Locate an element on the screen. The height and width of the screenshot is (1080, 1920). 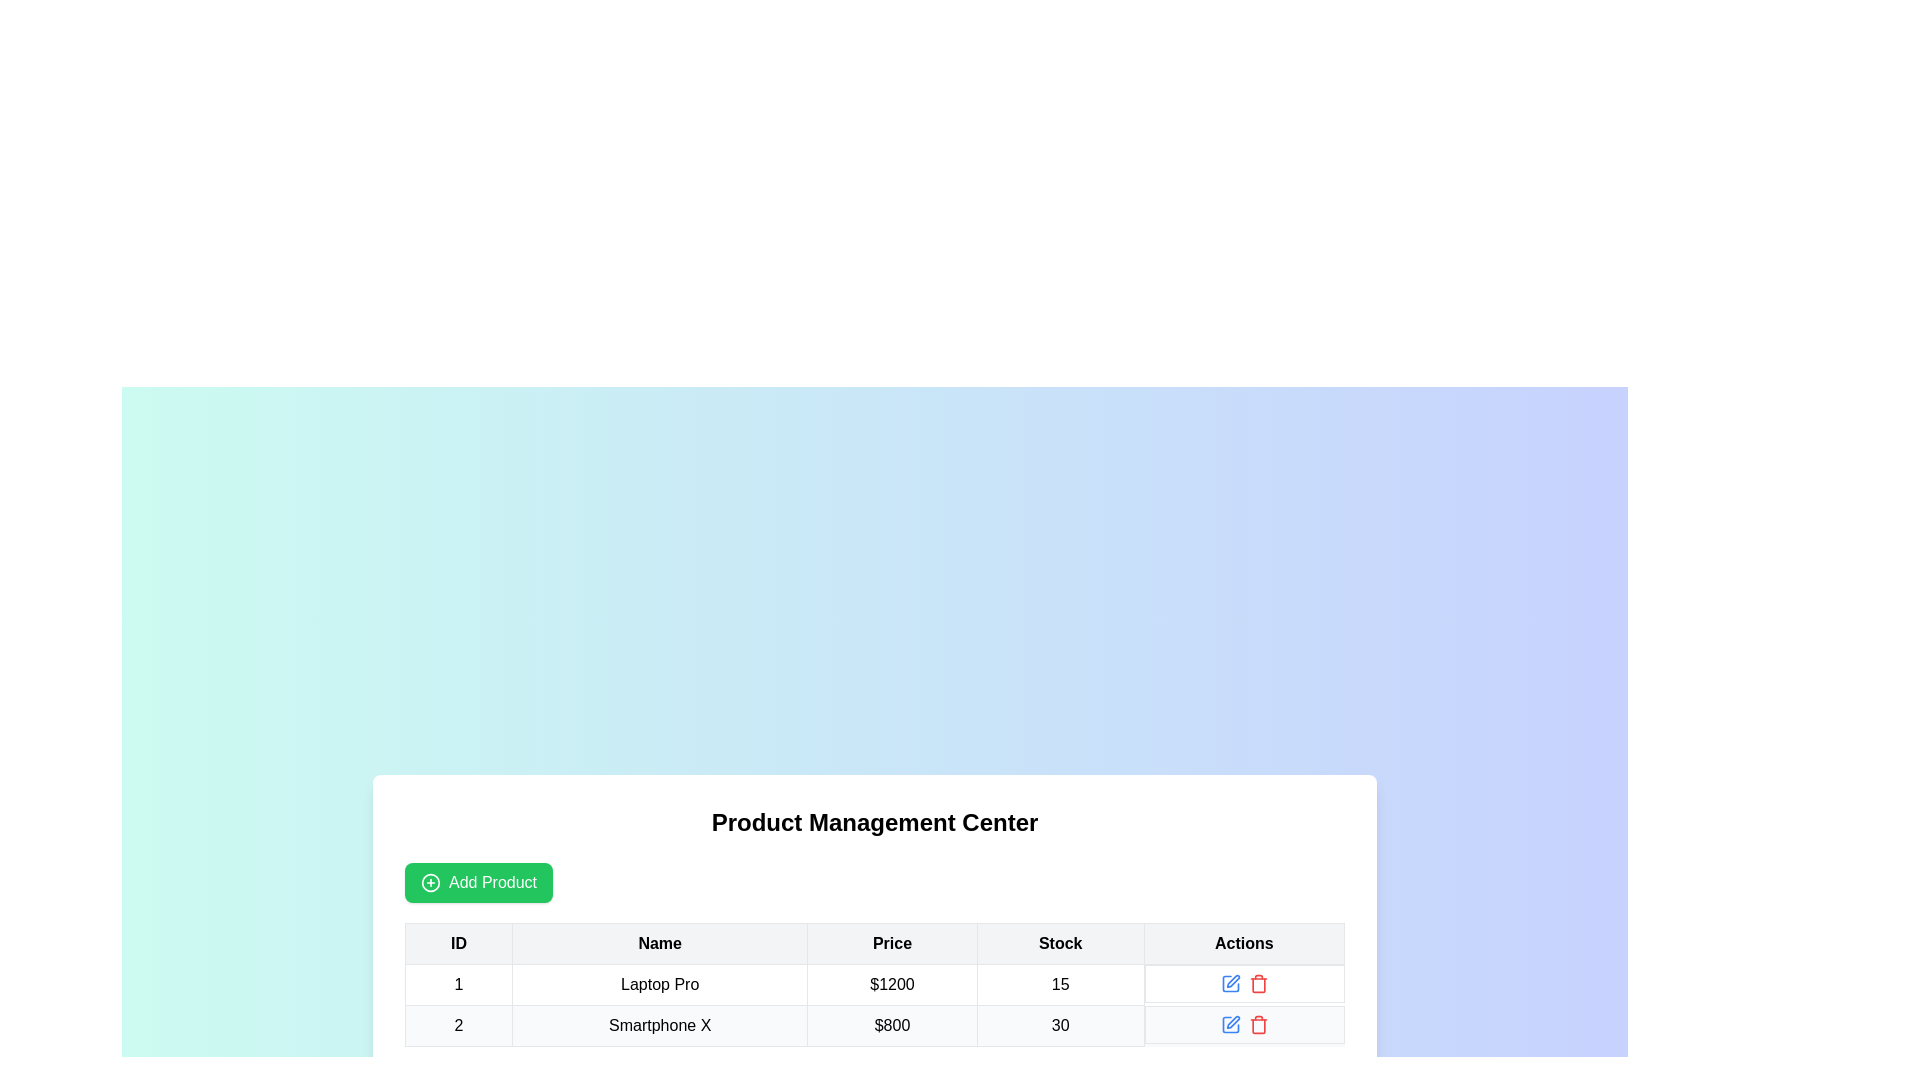
text content of the 'Price' column header, which is the third header in the table header row, styled with a light background and bold black font is located at coordinates (891, 944).